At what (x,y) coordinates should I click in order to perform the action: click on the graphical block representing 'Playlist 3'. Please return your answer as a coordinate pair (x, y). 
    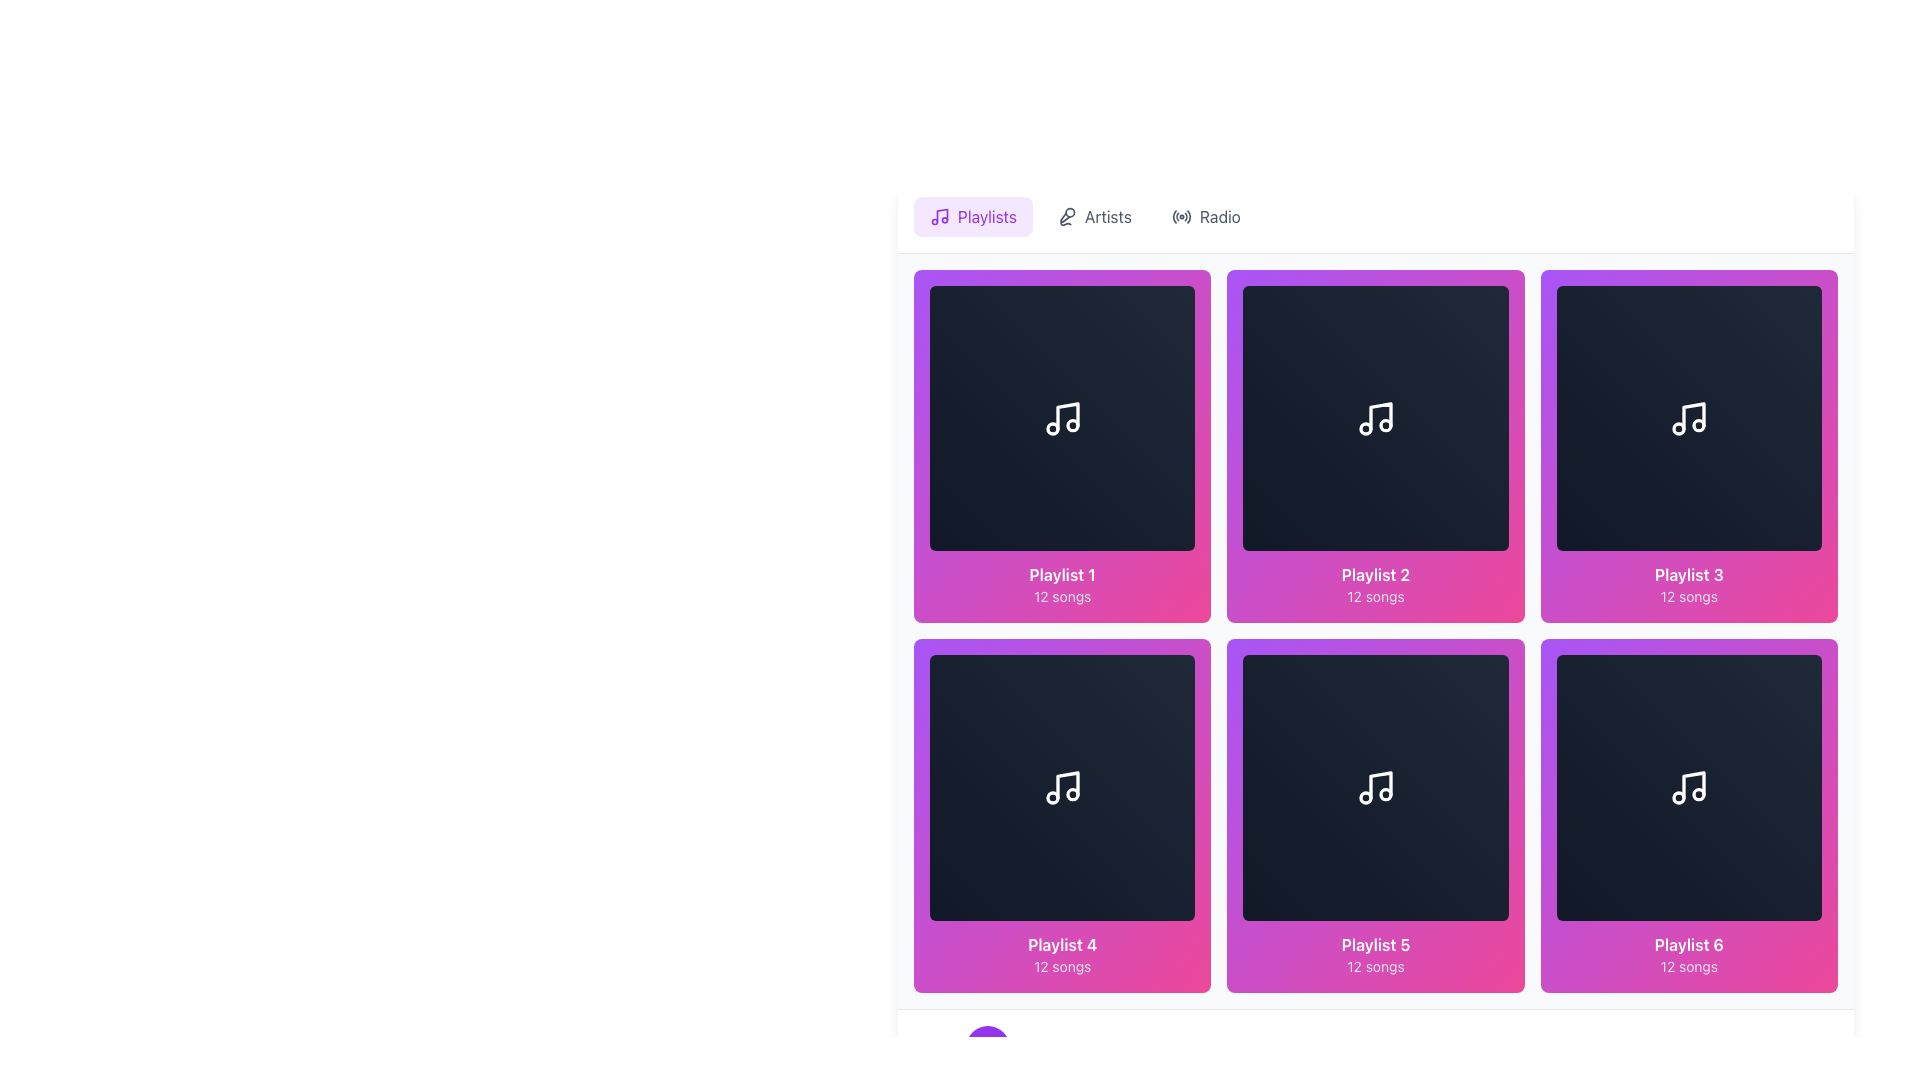
    Looking at the image, I should click on (1688, 416).